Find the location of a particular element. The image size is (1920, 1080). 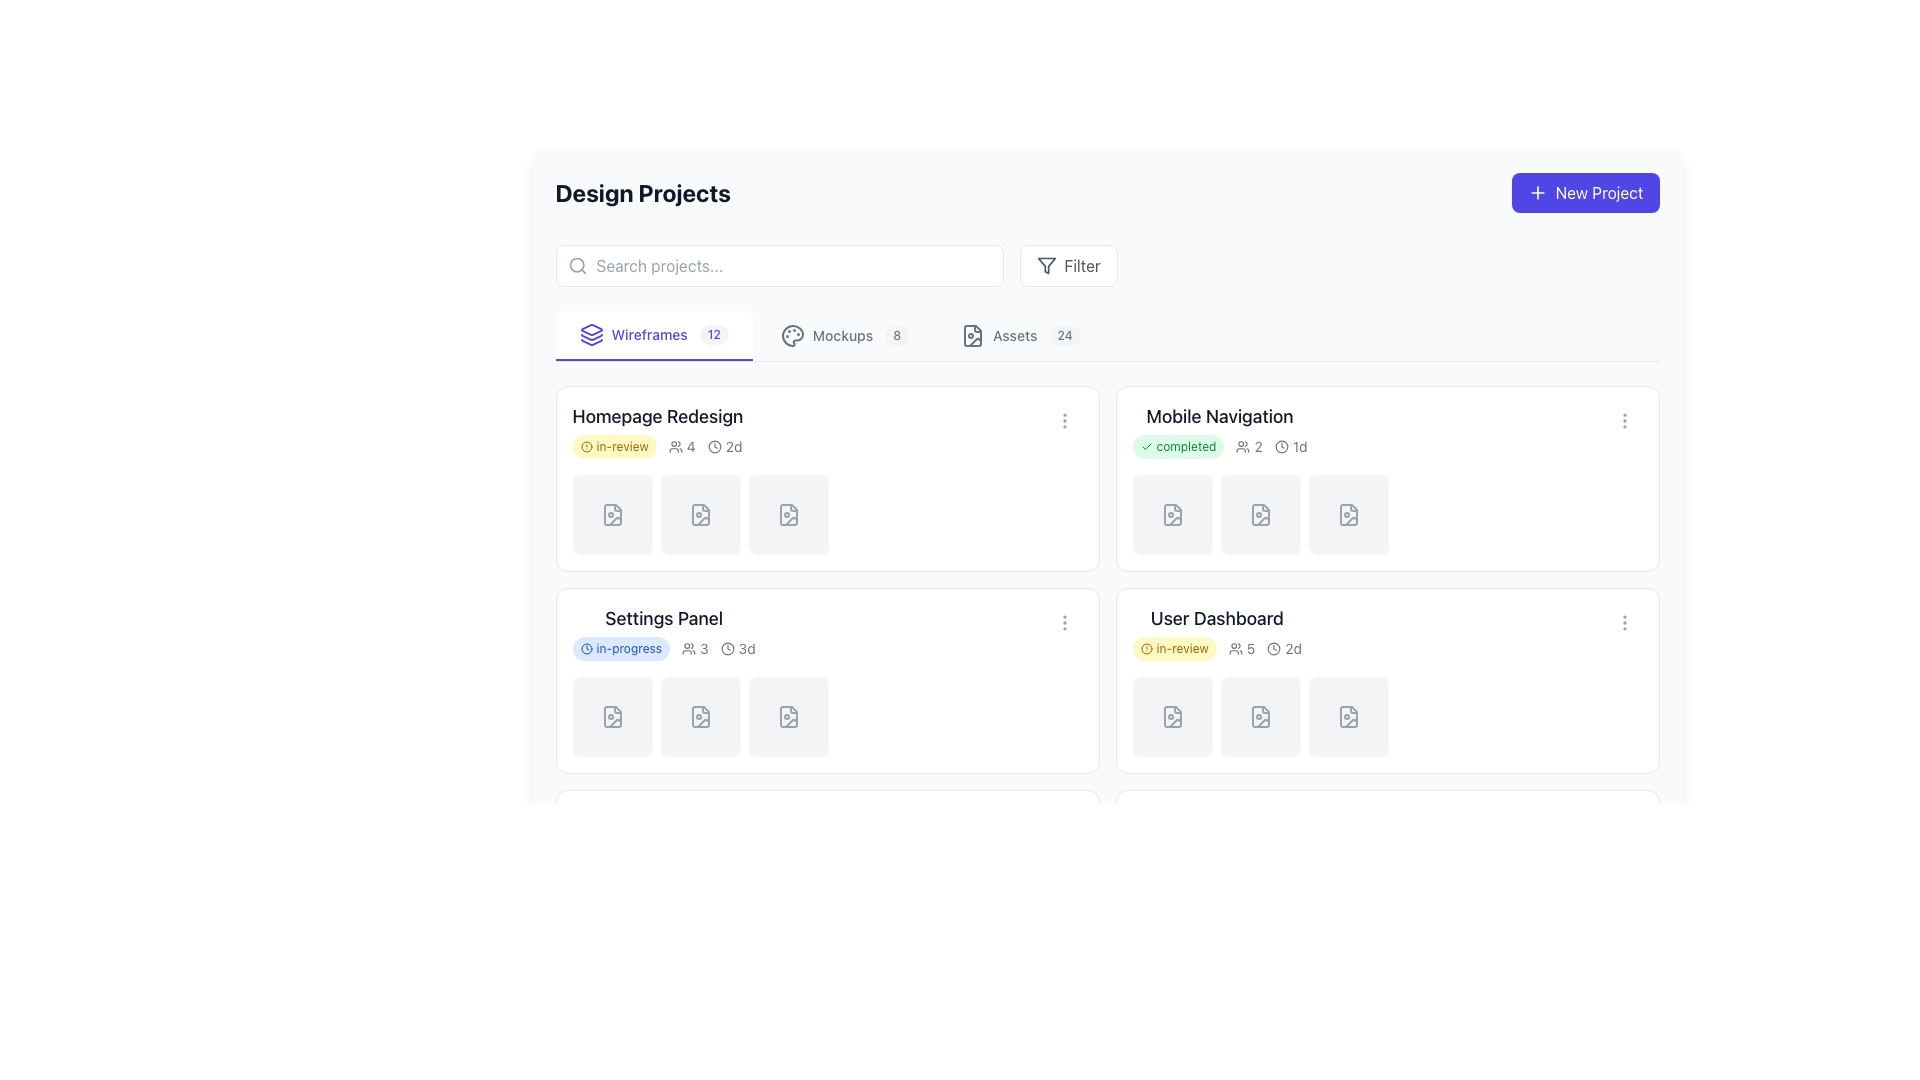

the SVG icon representing a document with an image, located in the fourth slot of the icons at the bottom of the 'User Dashboard' card is located at coordinates (1348, 716).